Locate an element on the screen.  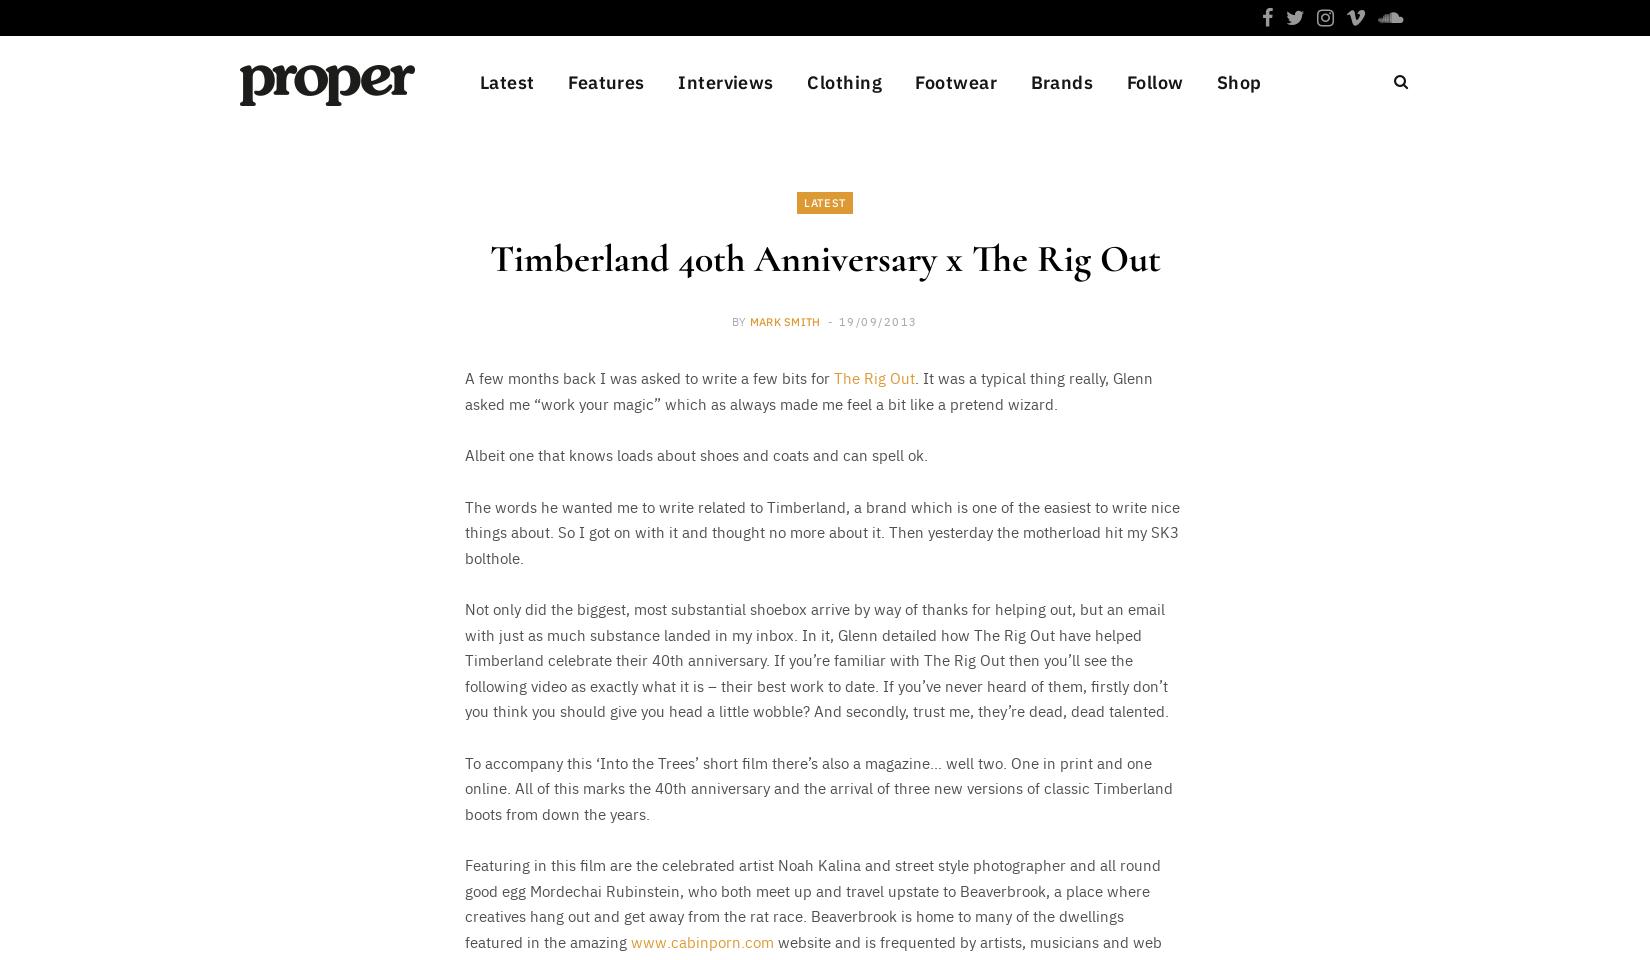
'To accompany this ‘Into the Trees’ short film there’s also a magazine… well two. One in print and one online. All of this marks the 40th anniversary and the arrival of three new versions of classic Timberland boots from down the years.' is located at coordinates (818, 787).